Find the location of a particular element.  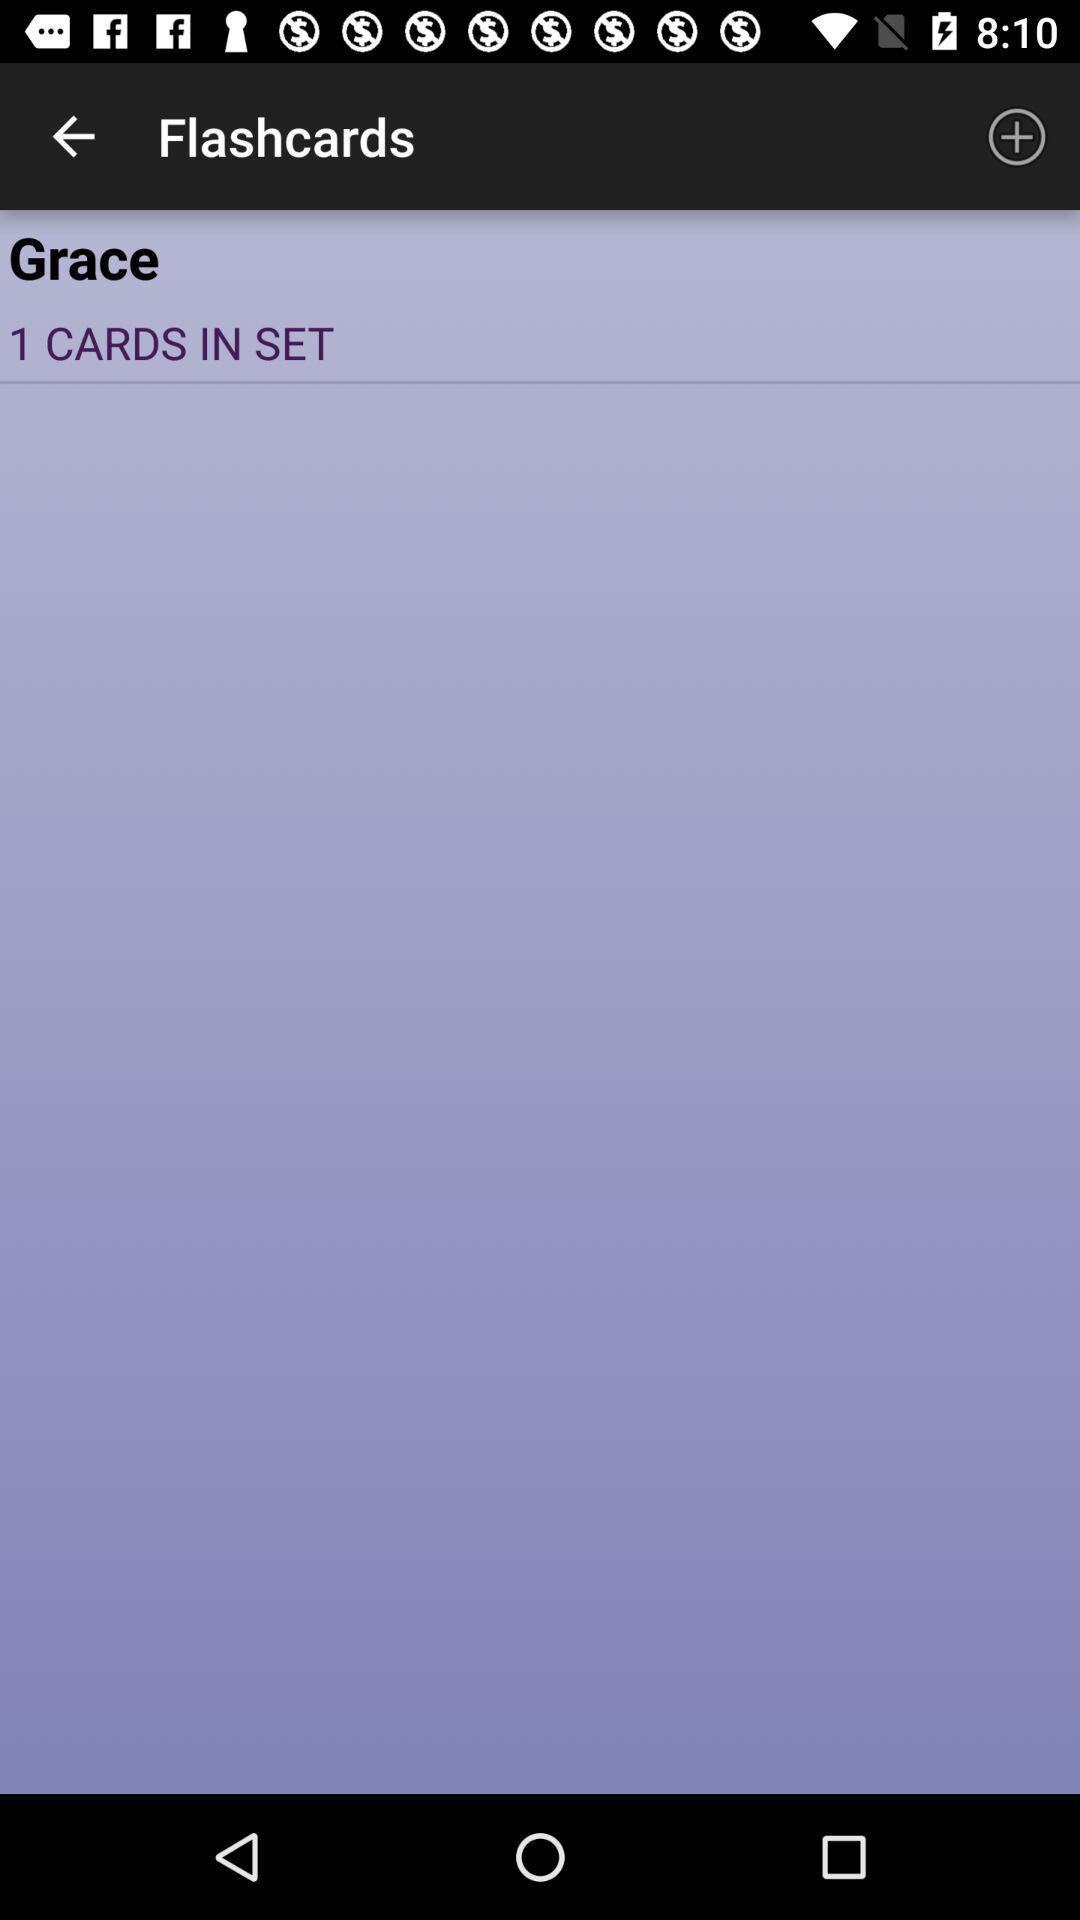

icon to the right of flashcards icon is located at coordinates (1017, 135).